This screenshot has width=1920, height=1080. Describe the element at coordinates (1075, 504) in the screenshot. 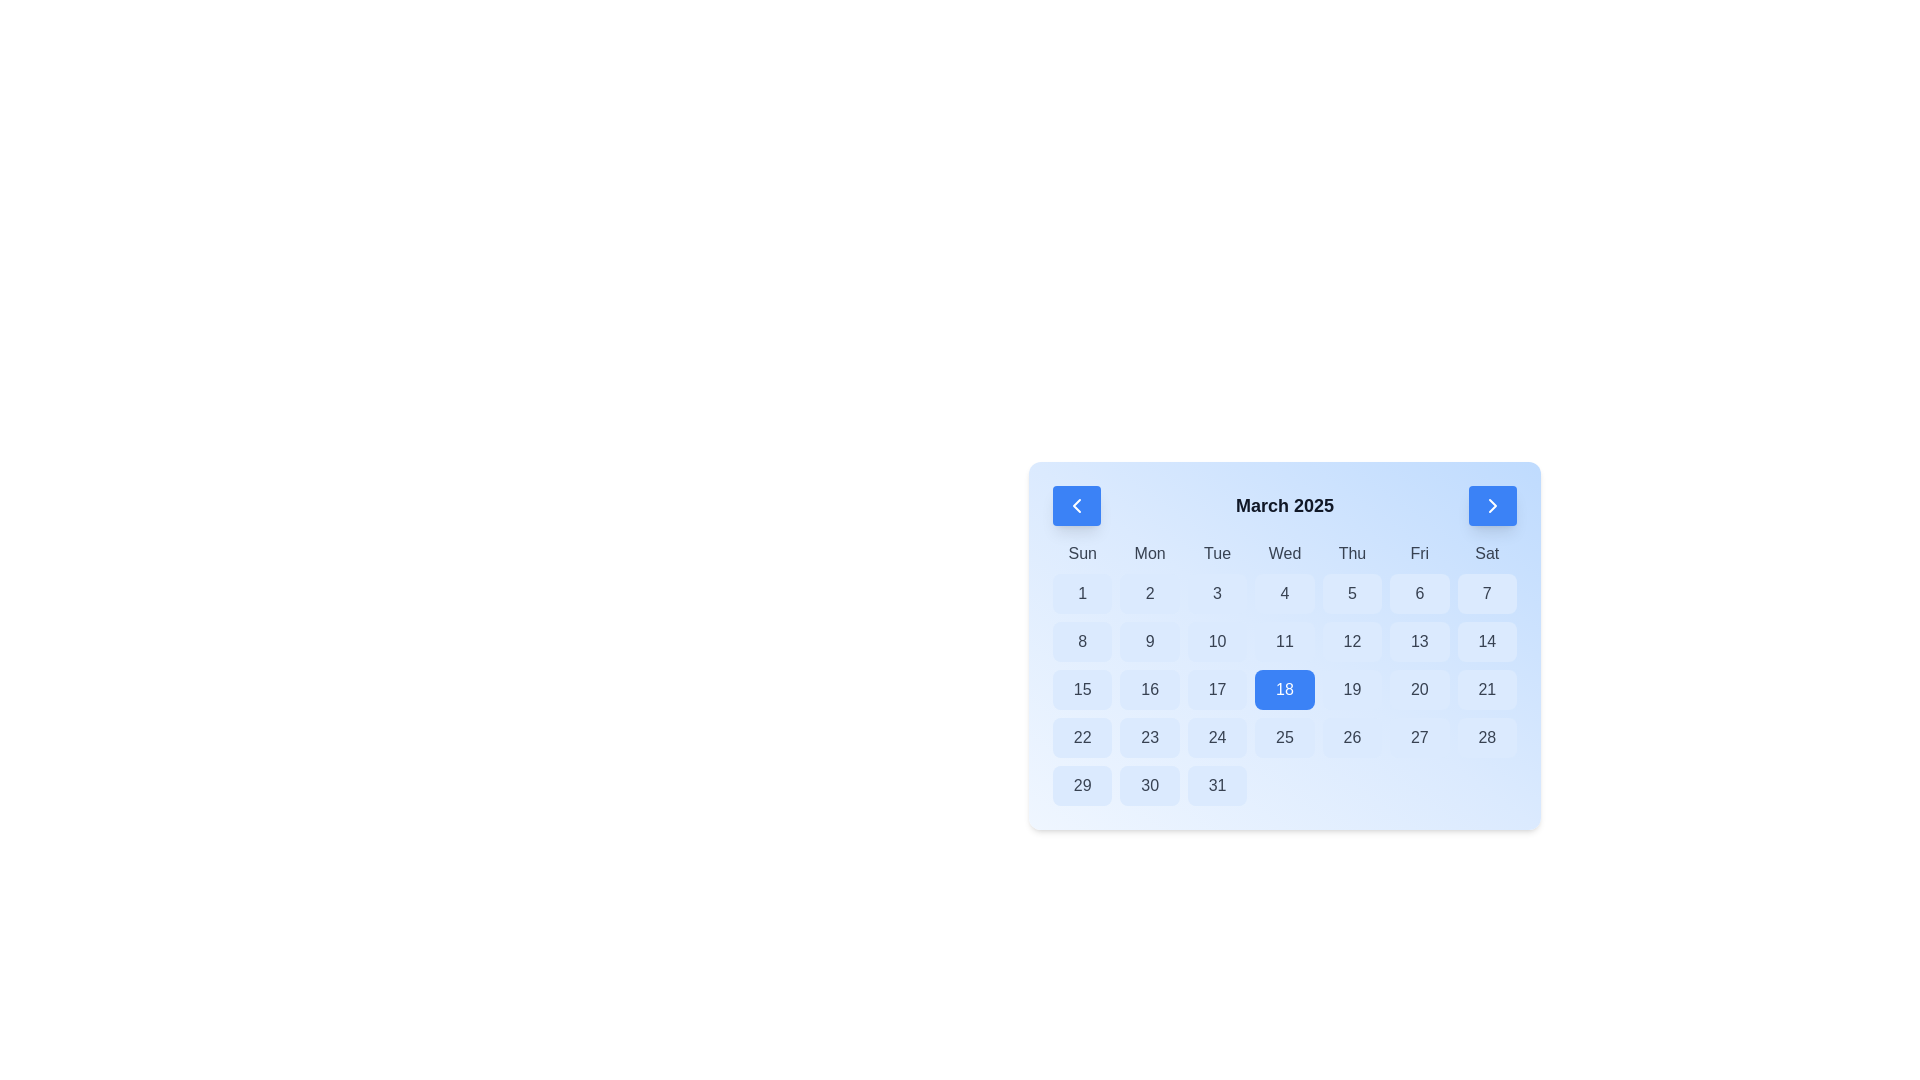

I see `the button located on the left-hand side of the header` at that location.